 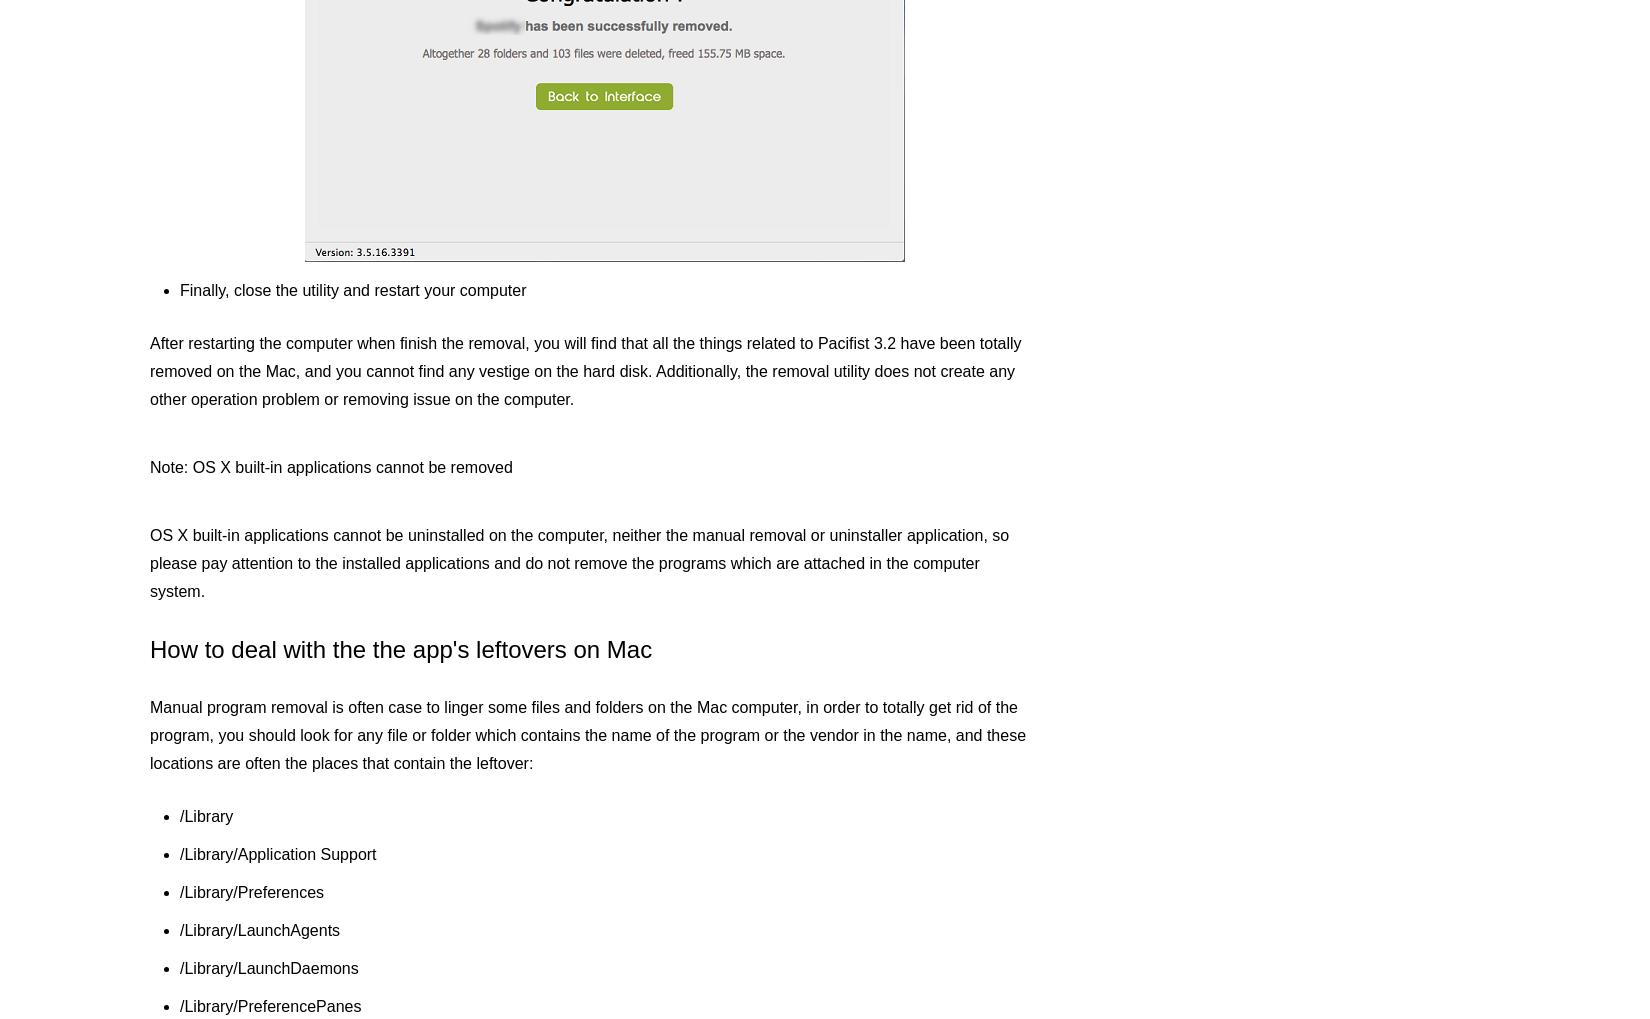 I want to click on 'After restarting the computer when finish the removal, you will find that all the things related to Pacifist 3.2  have been totally removed on the Mac, and you cannot find any vestige on the hard disk. Additionally, the removal utility does not create any other operation problem or removing issue on the computer.', so click(x=149, y=370).